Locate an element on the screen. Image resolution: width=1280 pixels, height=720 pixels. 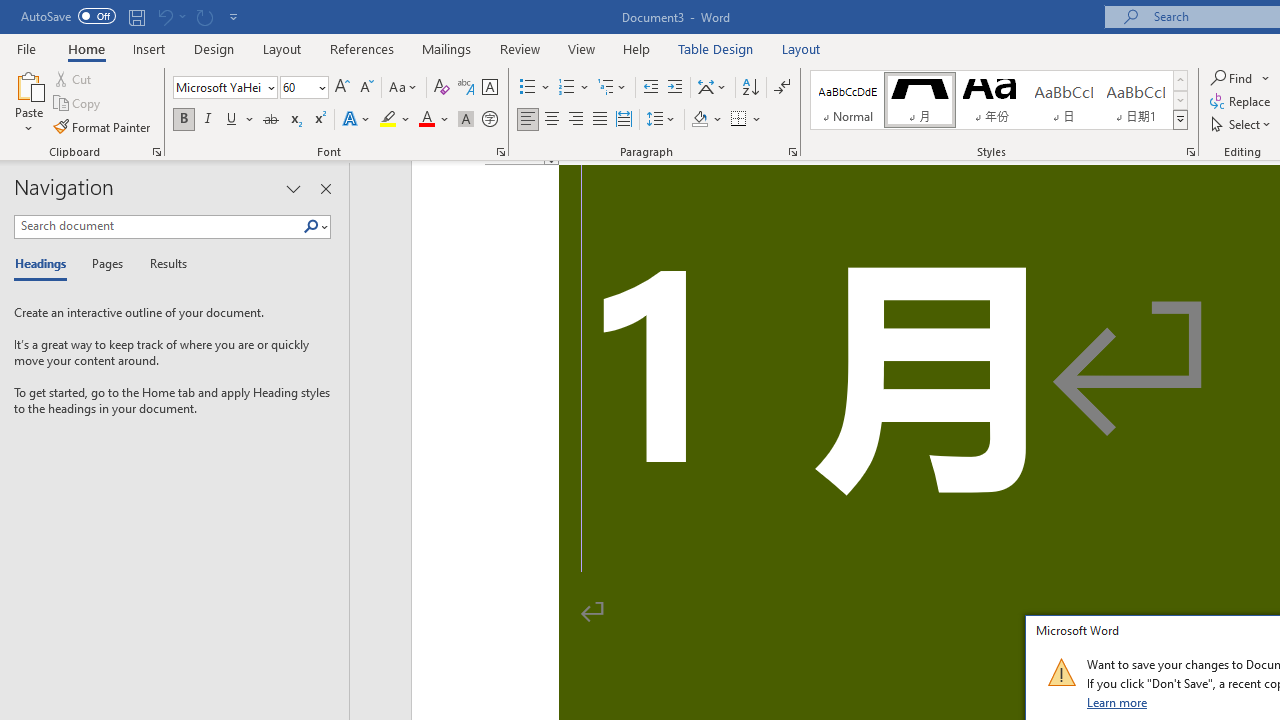
'Layout' is located at coordinates (801, 48).